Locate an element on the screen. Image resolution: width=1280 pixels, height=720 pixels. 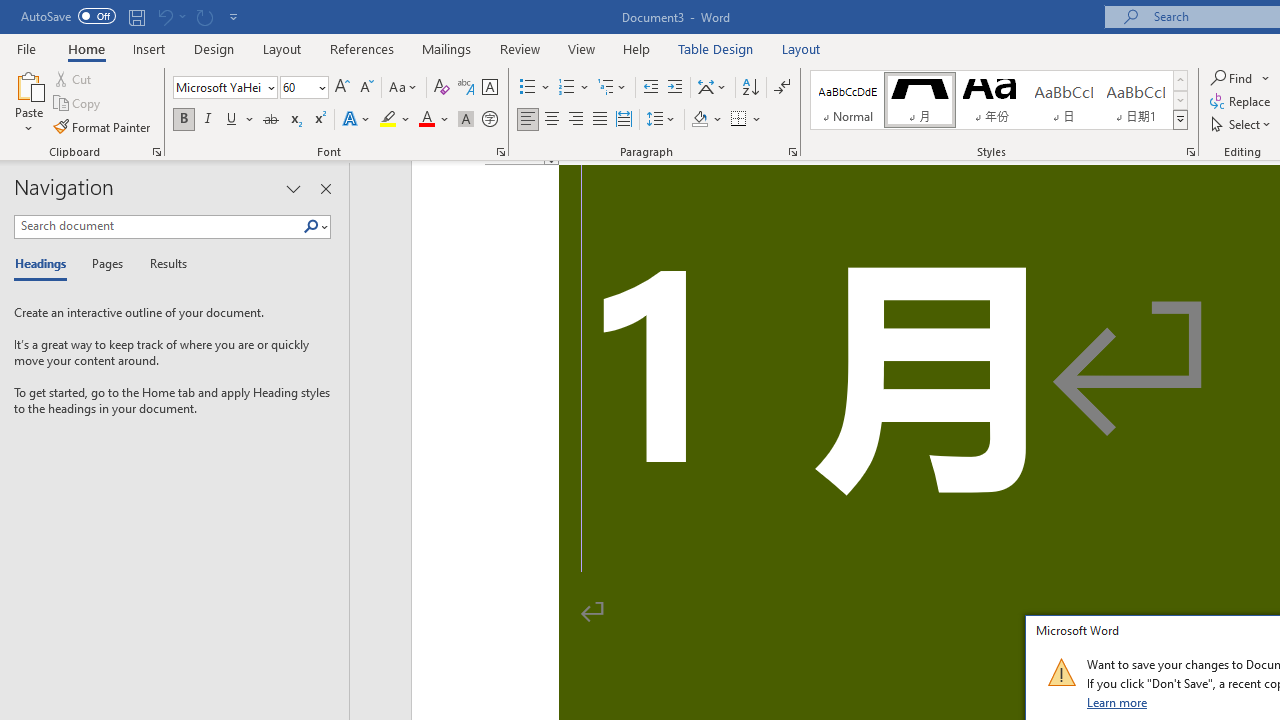
'Layout' is located at coordinates (801, 48).